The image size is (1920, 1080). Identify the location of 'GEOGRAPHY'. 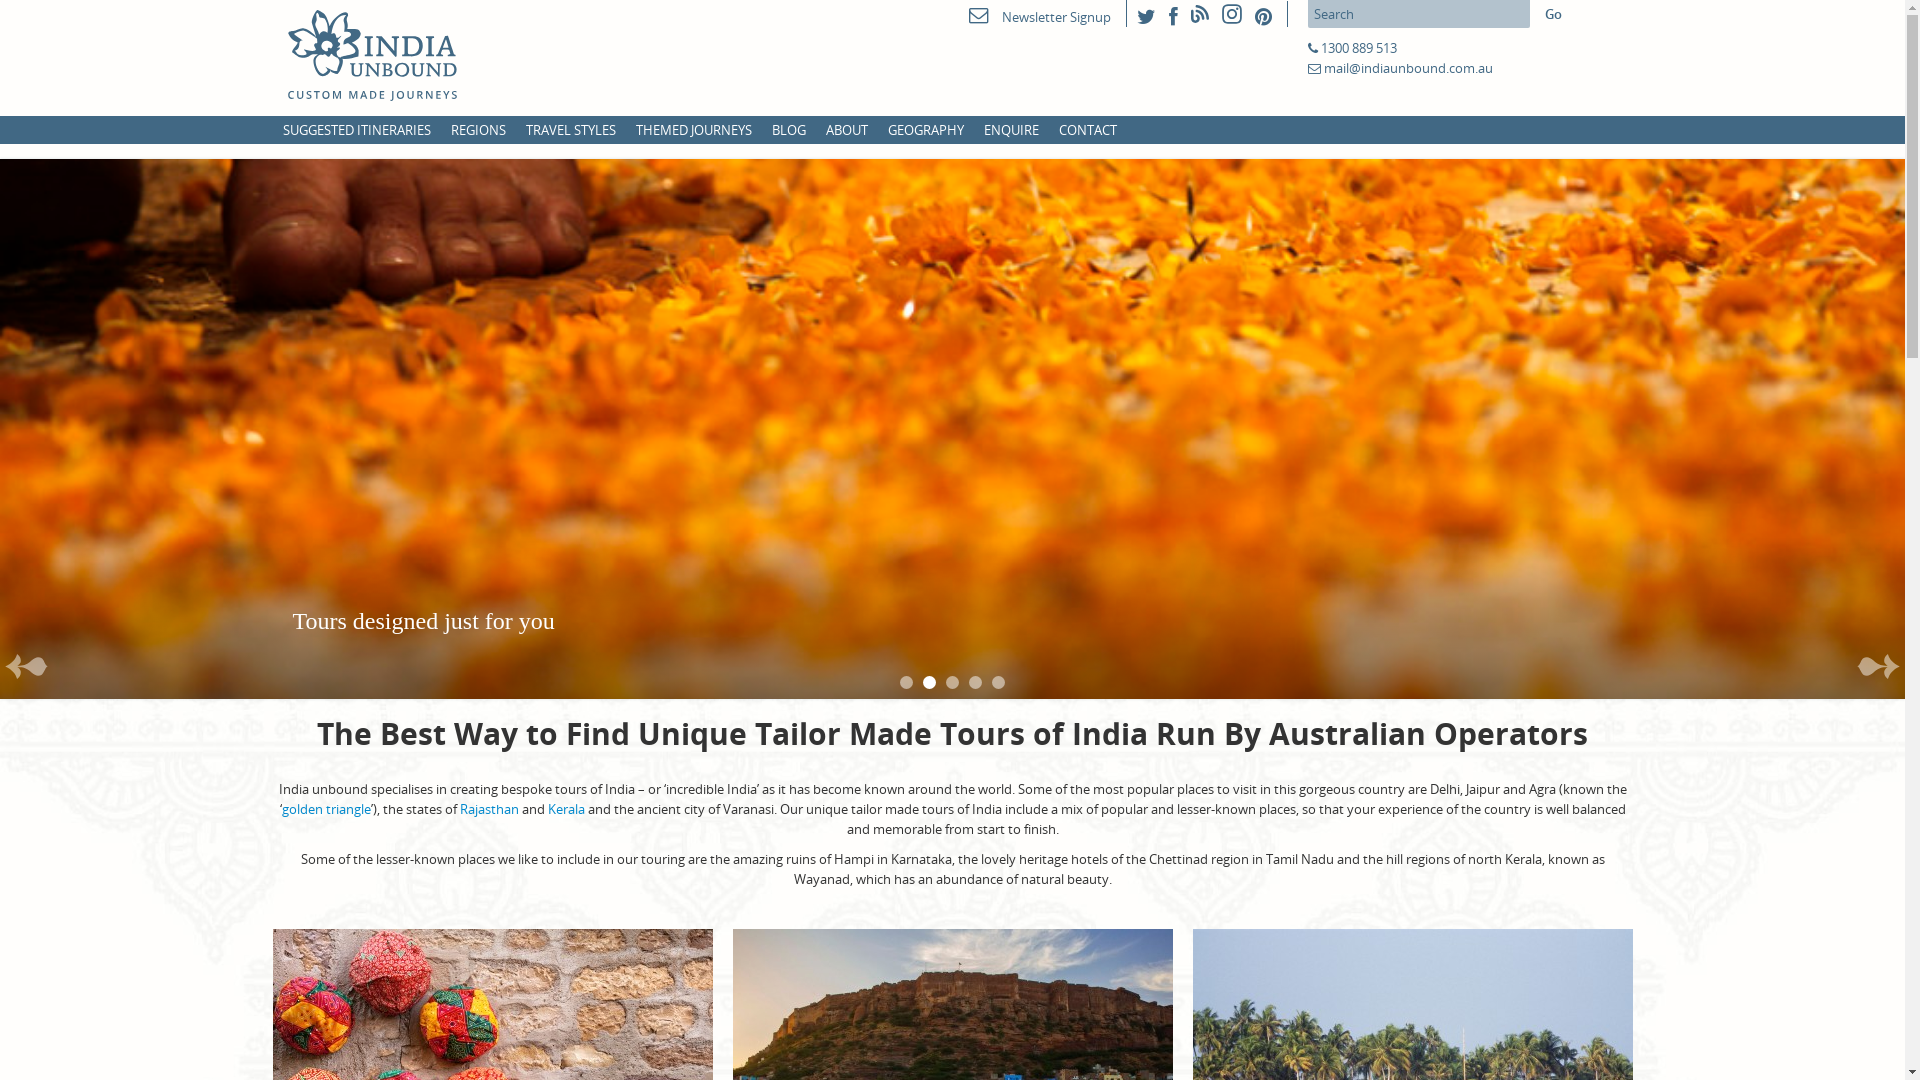
(925, 130).